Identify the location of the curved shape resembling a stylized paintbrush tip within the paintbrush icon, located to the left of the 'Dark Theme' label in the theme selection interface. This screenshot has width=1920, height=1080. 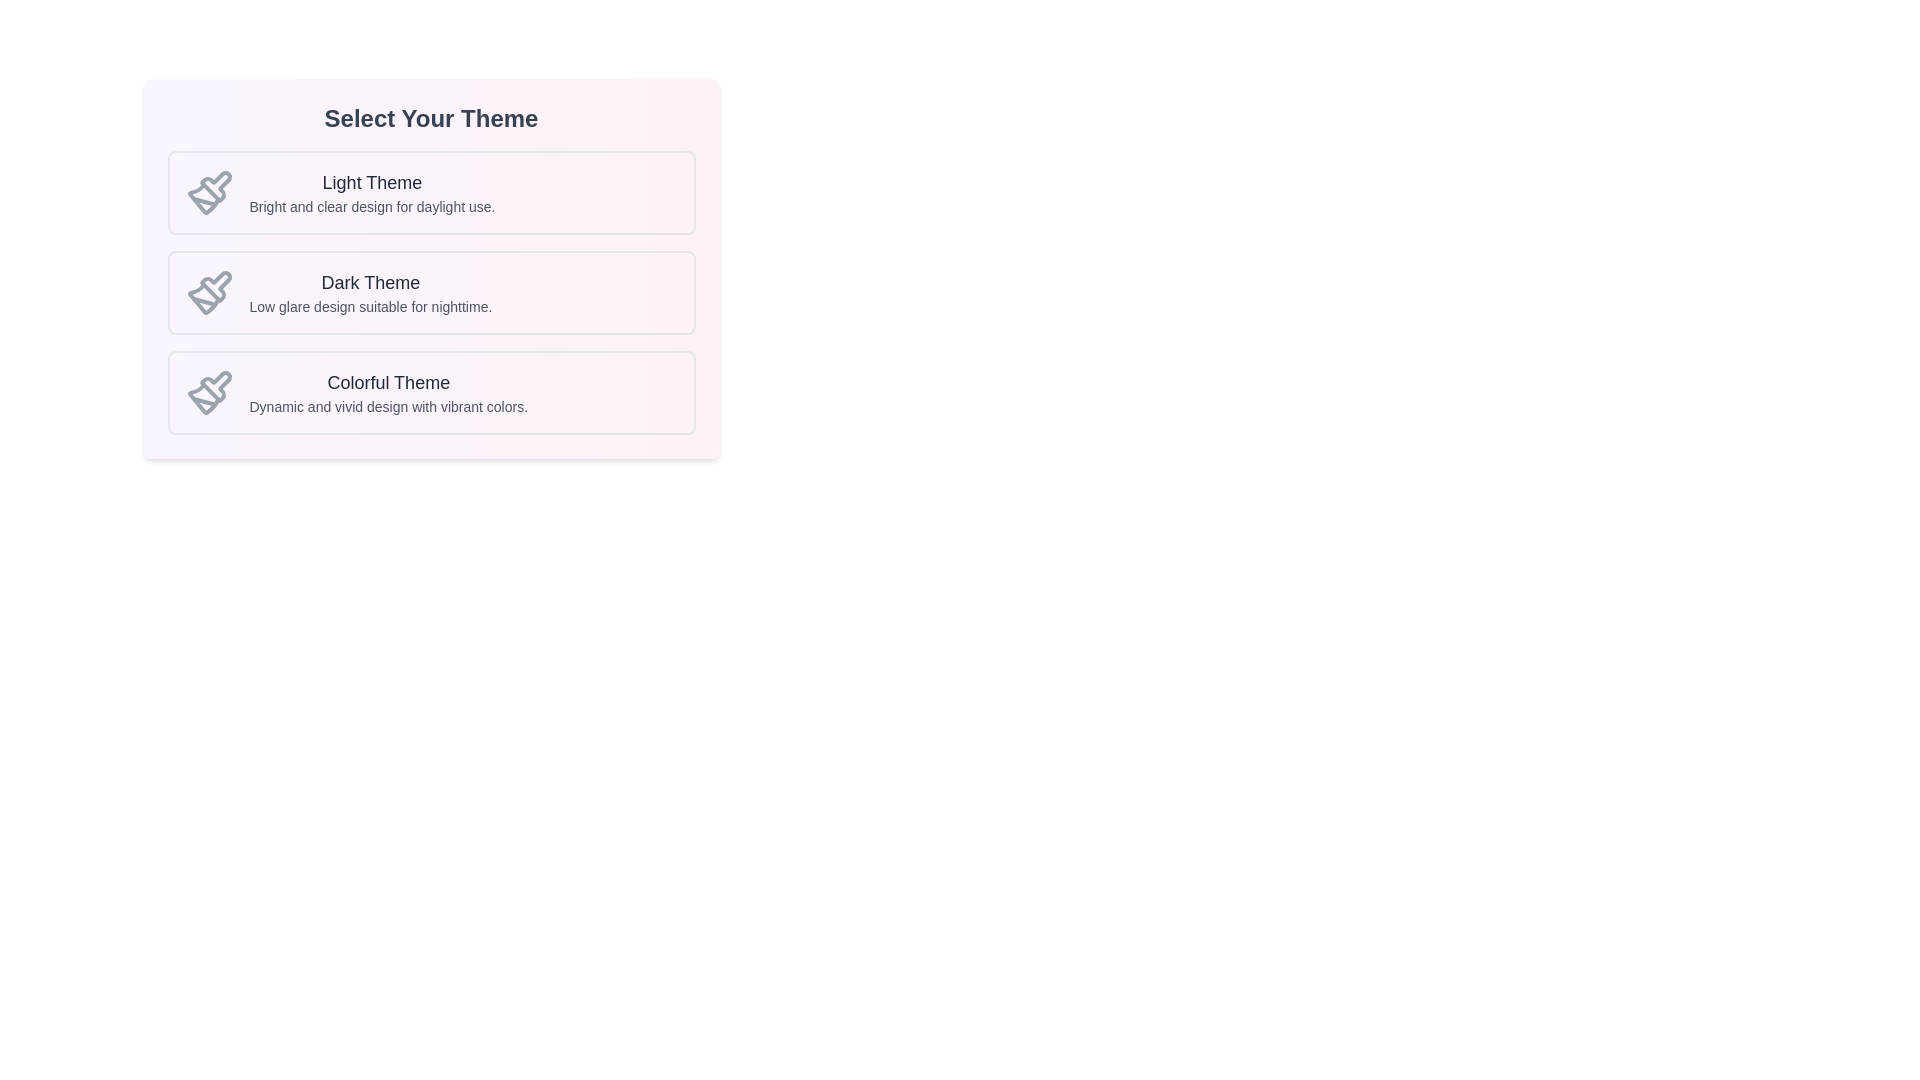
(203, 298).